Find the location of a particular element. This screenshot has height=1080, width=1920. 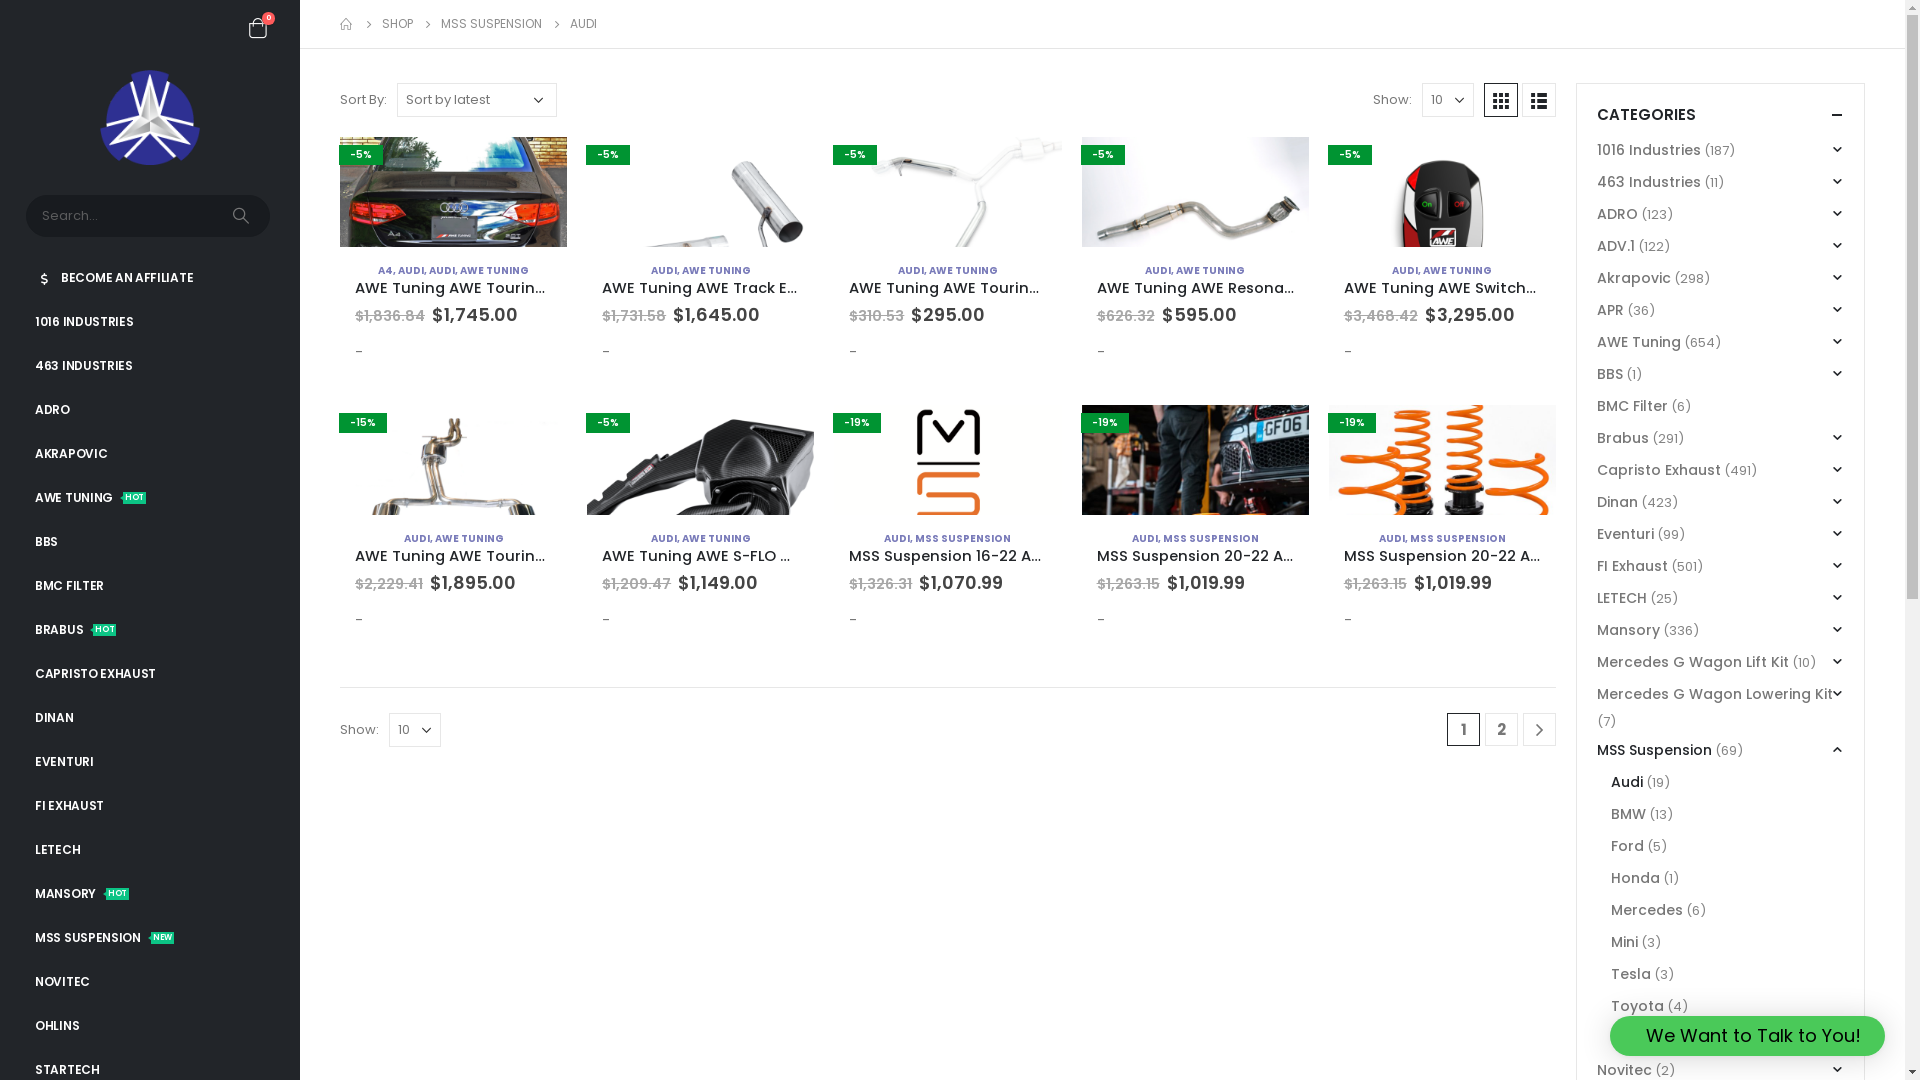

'BMC FILTER' is located at coordinates (148, 585).